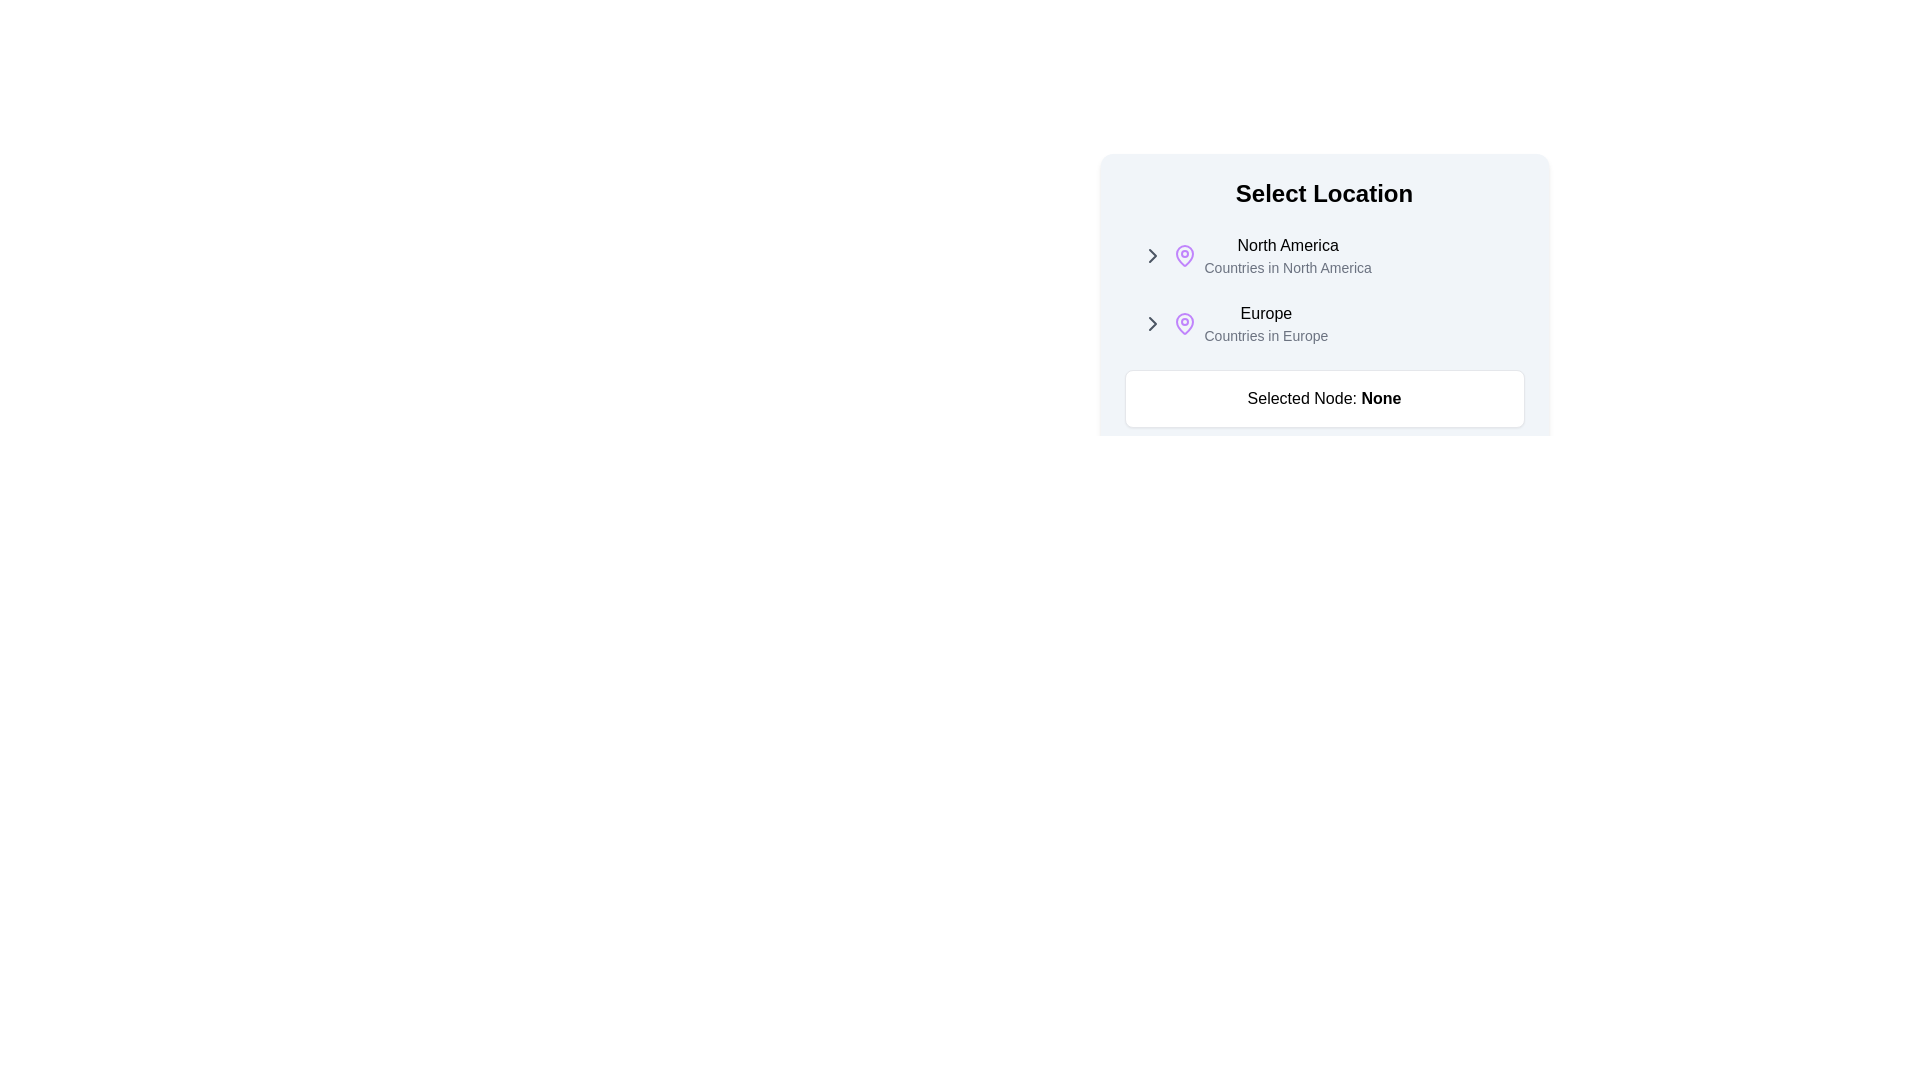 This screenshot has width=1920, height=1080. Describe the element at coordinates (1380, 398) in the screenshot. I see `the text label that displays 'None' in bold black font, located within a white rectangular section beneath the header 'Selected Node'` at that location.